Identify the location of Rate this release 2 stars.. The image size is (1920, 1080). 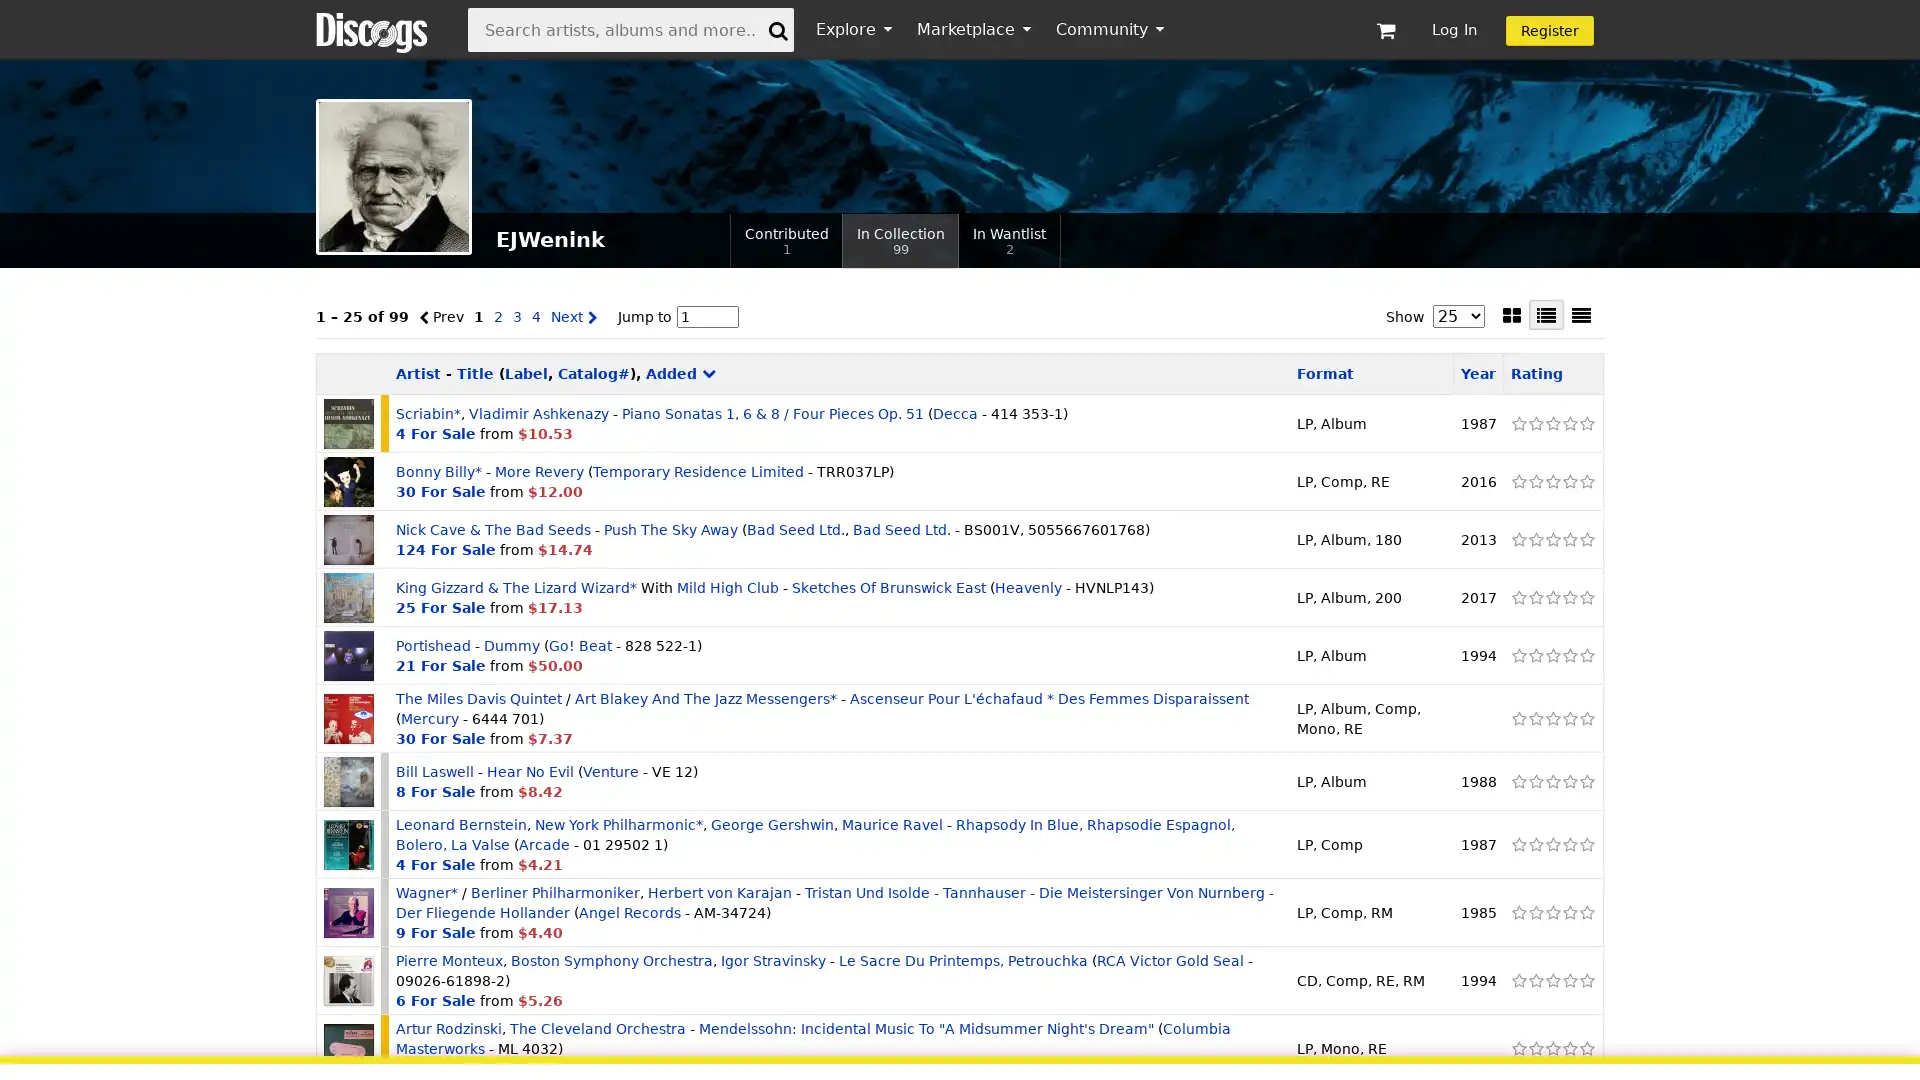
(1534, 717).